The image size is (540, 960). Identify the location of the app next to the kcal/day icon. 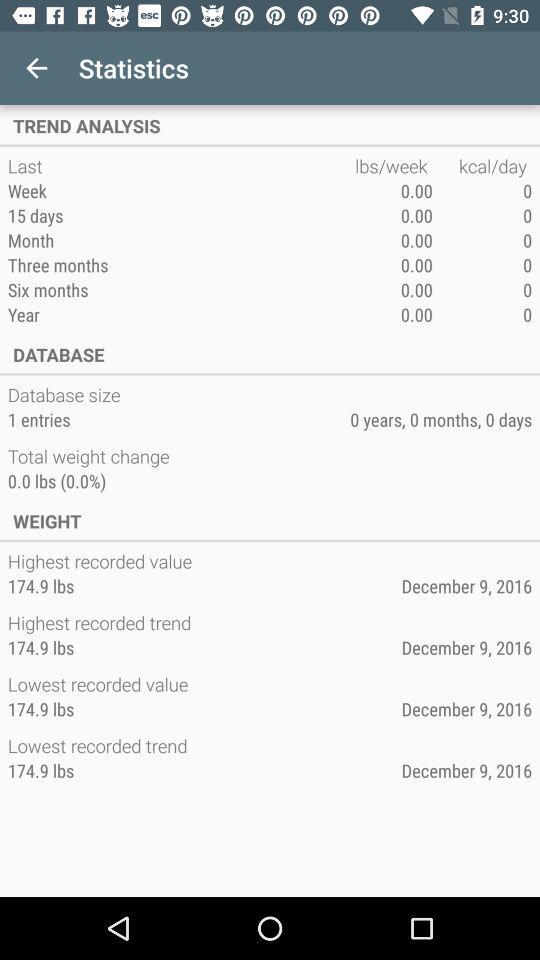
(393, 165).